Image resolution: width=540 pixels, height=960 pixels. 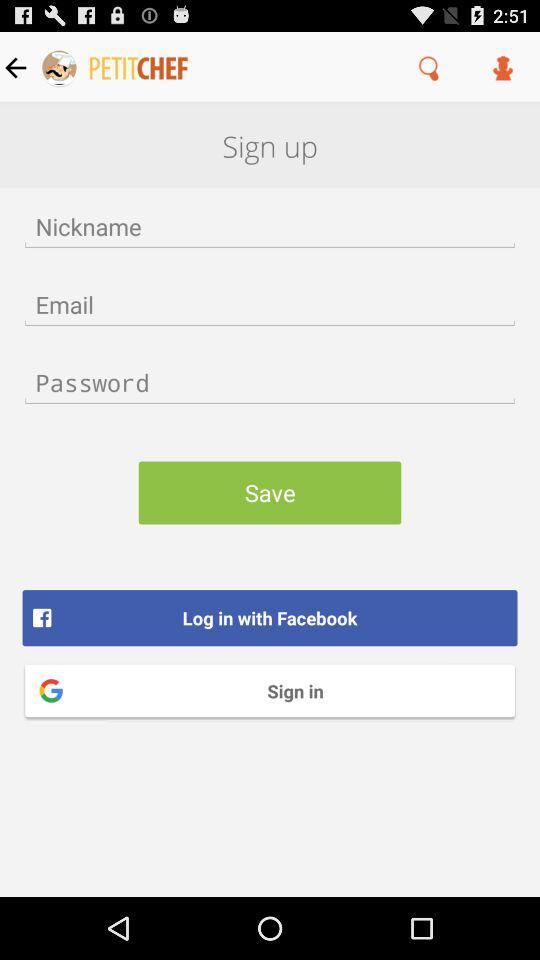 What do you see at coordinates (270, 491) in the screenshot?
I see `the item above the log in with icon` at bounding box center [270, 491].